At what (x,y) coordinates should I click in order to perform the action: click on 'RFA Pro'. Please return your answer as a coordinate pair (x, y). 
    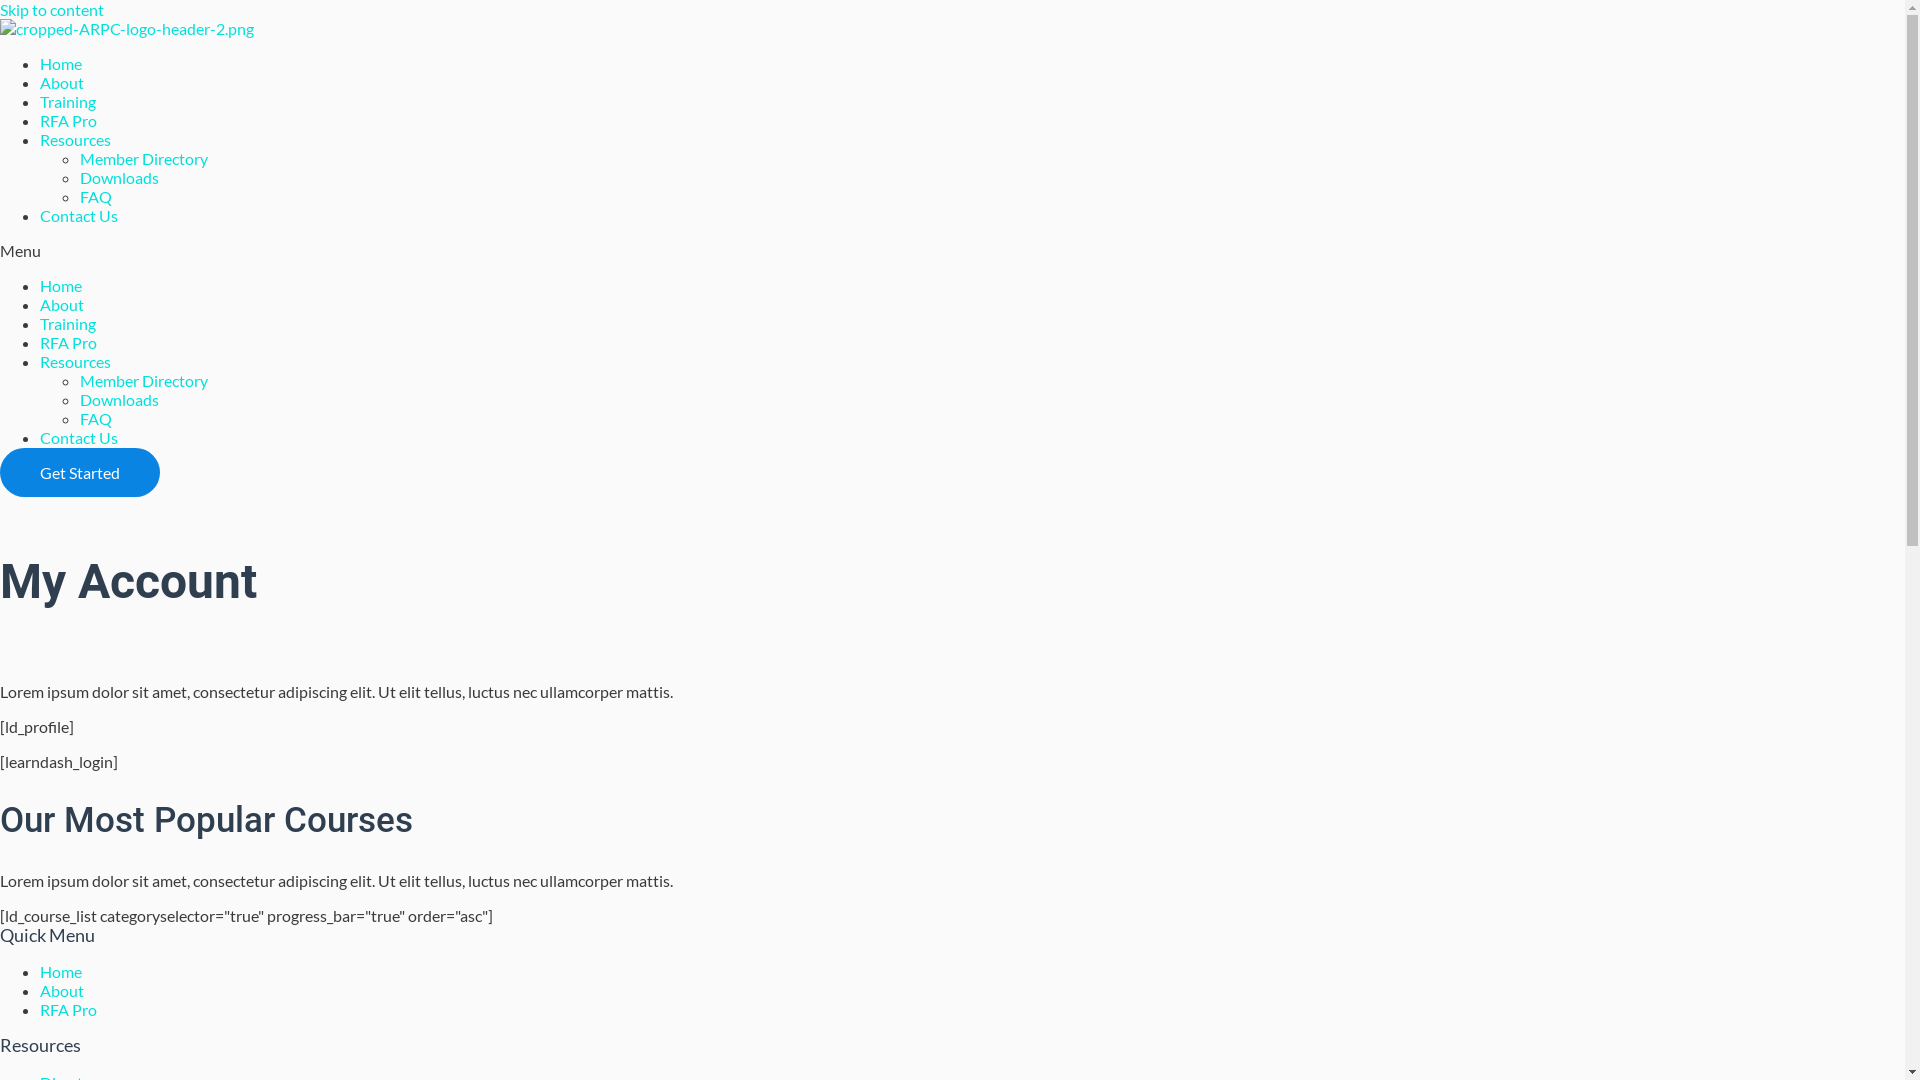
    Looking at the image, I should click on (68, 1009).